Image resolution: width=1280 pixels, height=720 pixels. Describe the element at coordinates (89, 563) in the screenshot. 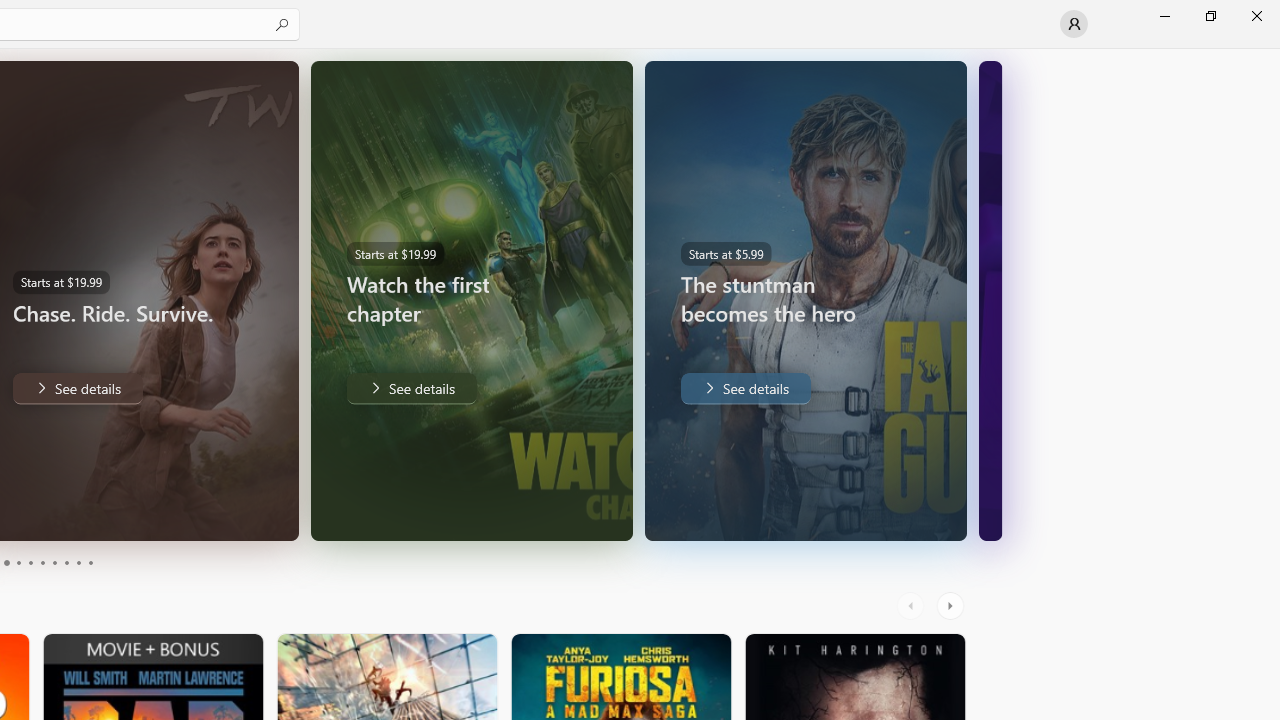

I see `'Page 10'` at that location.